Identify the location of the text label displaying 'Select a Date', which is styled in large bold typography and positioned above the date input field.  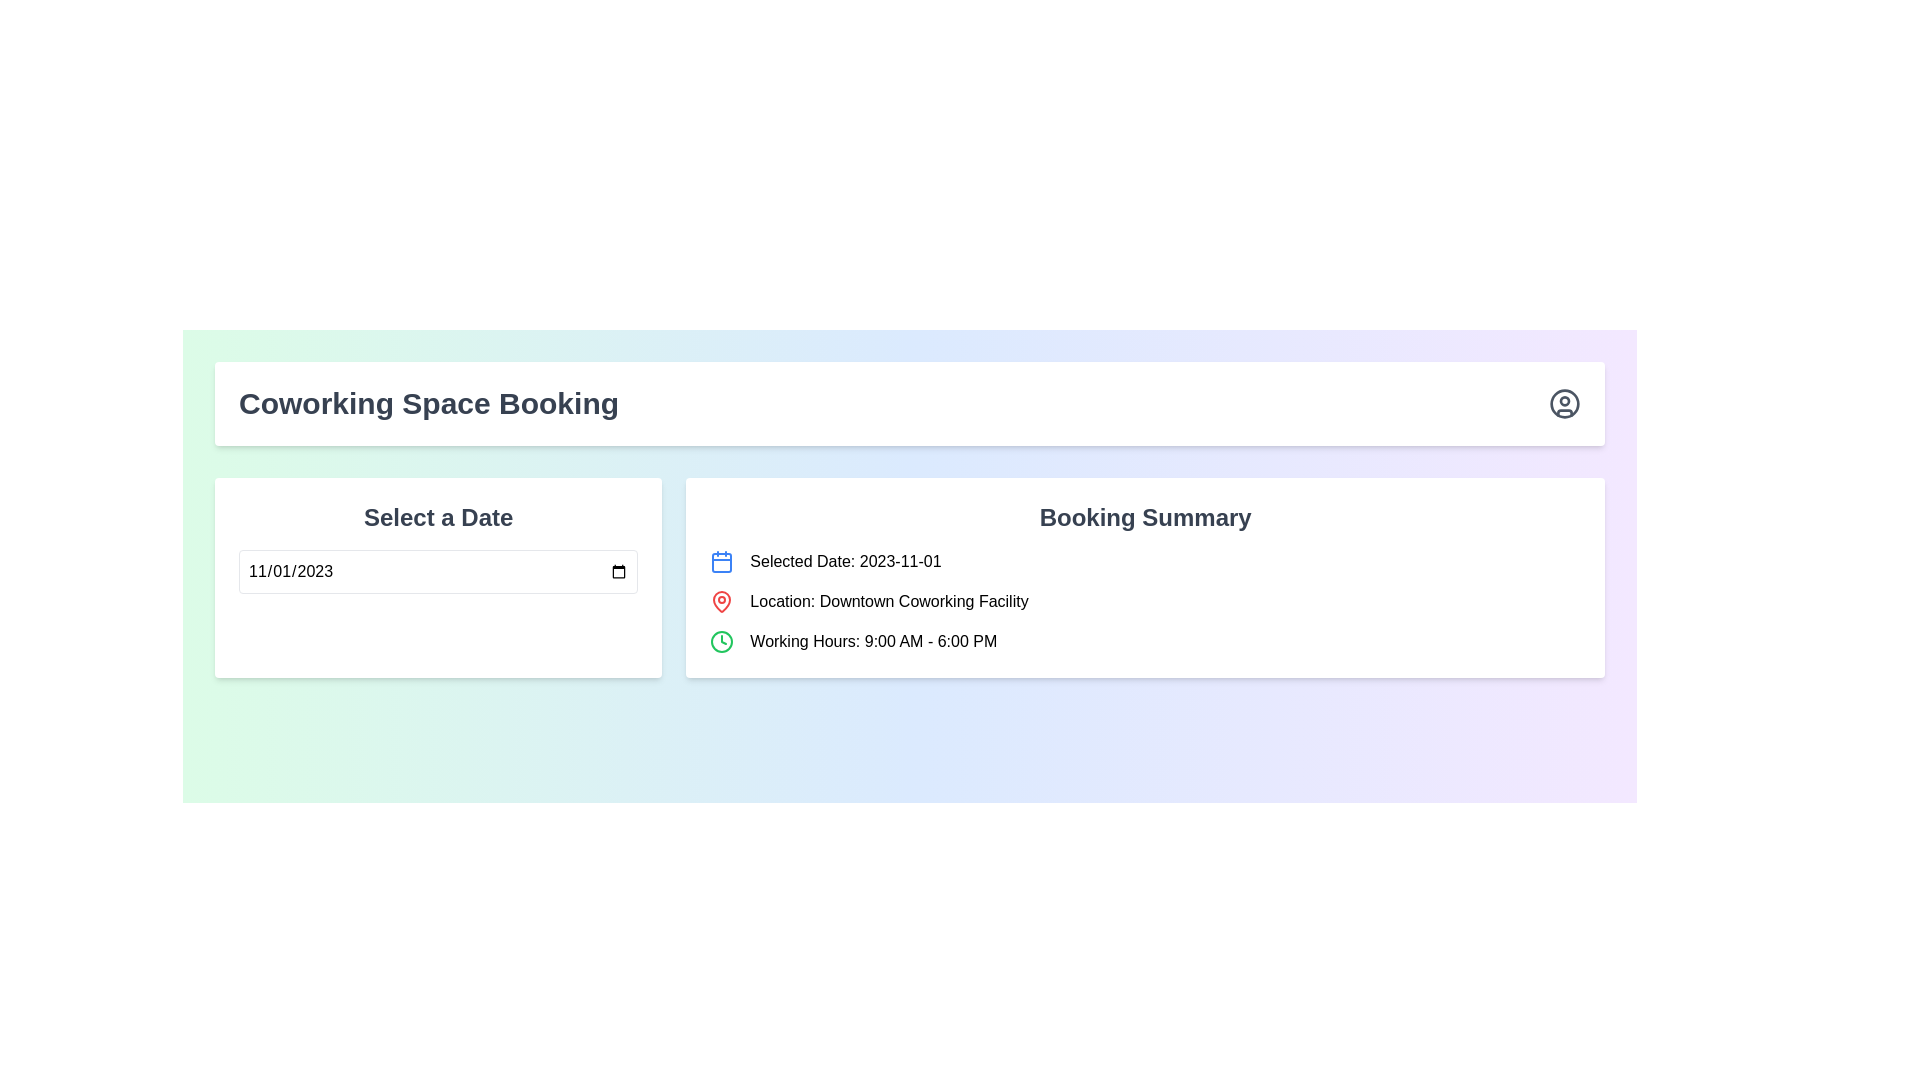
(437, 516).